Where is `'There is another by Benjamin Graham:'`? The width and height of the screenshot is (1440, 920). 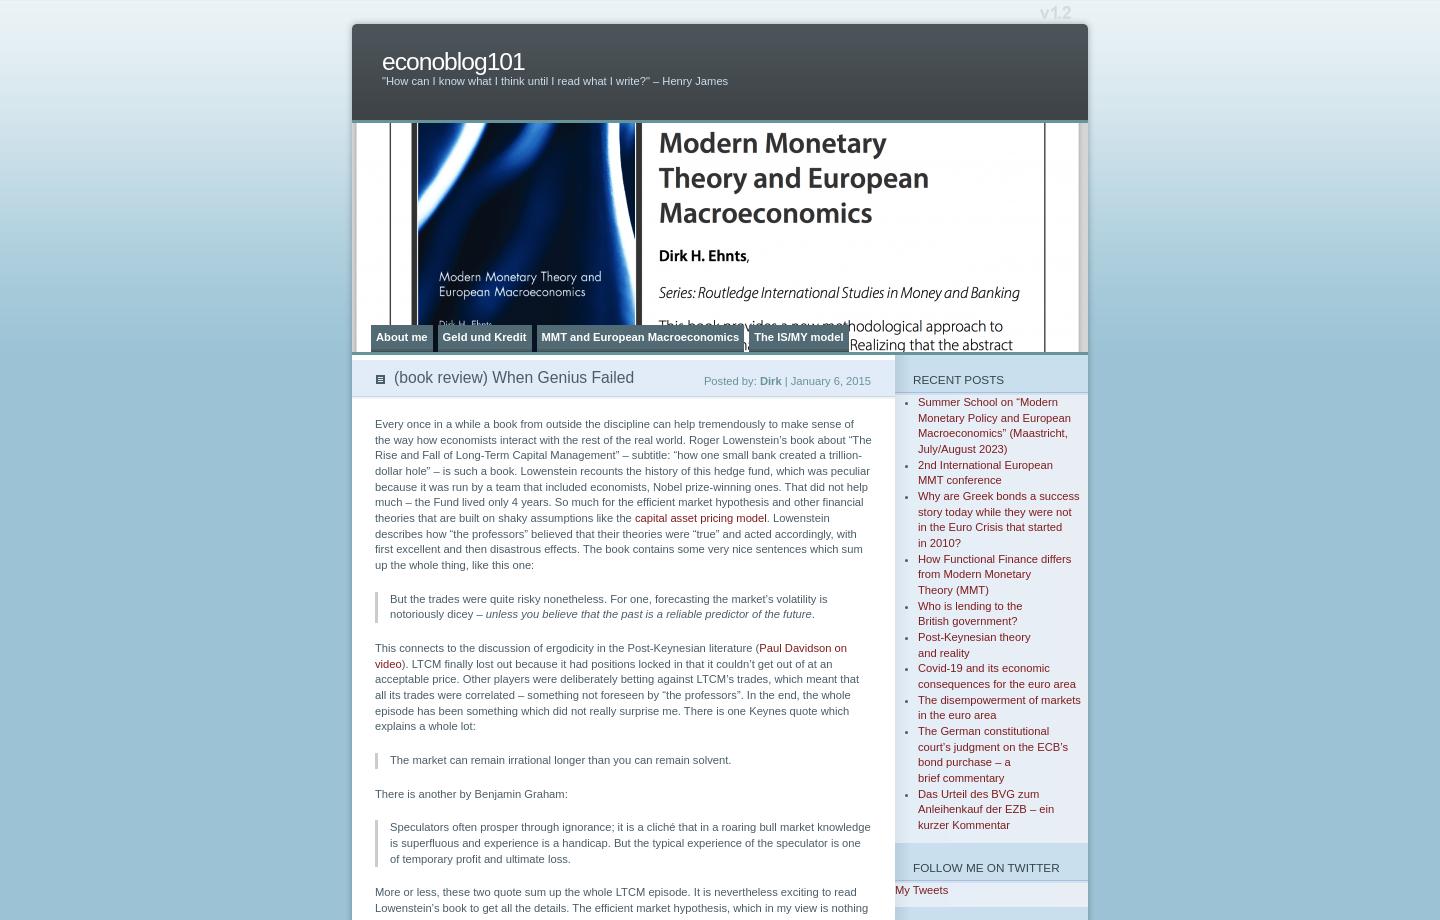 'There is another by Benjamin Graham:' is located at coordinates (471, 793).